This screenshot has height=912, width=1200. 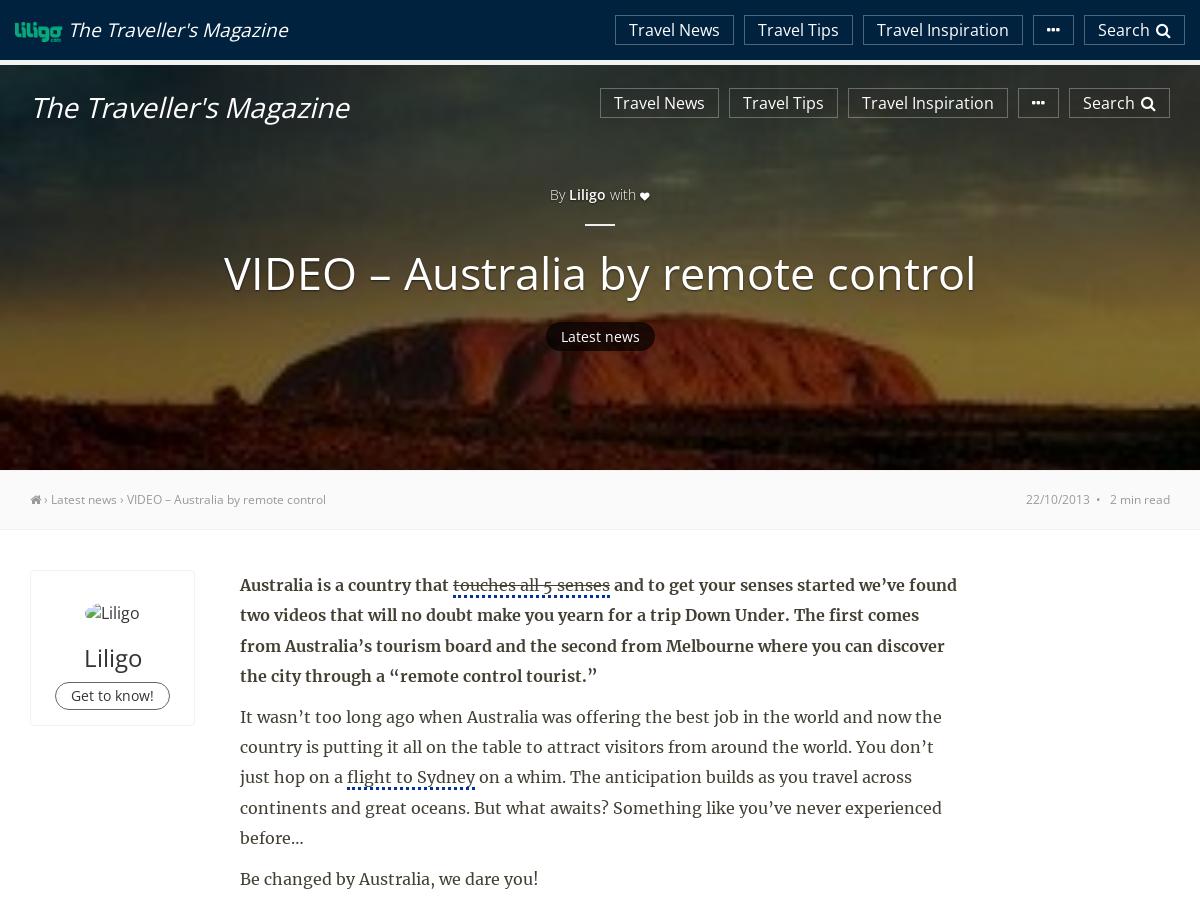 I want to click on 'min read', so click(x=1144, y=498).